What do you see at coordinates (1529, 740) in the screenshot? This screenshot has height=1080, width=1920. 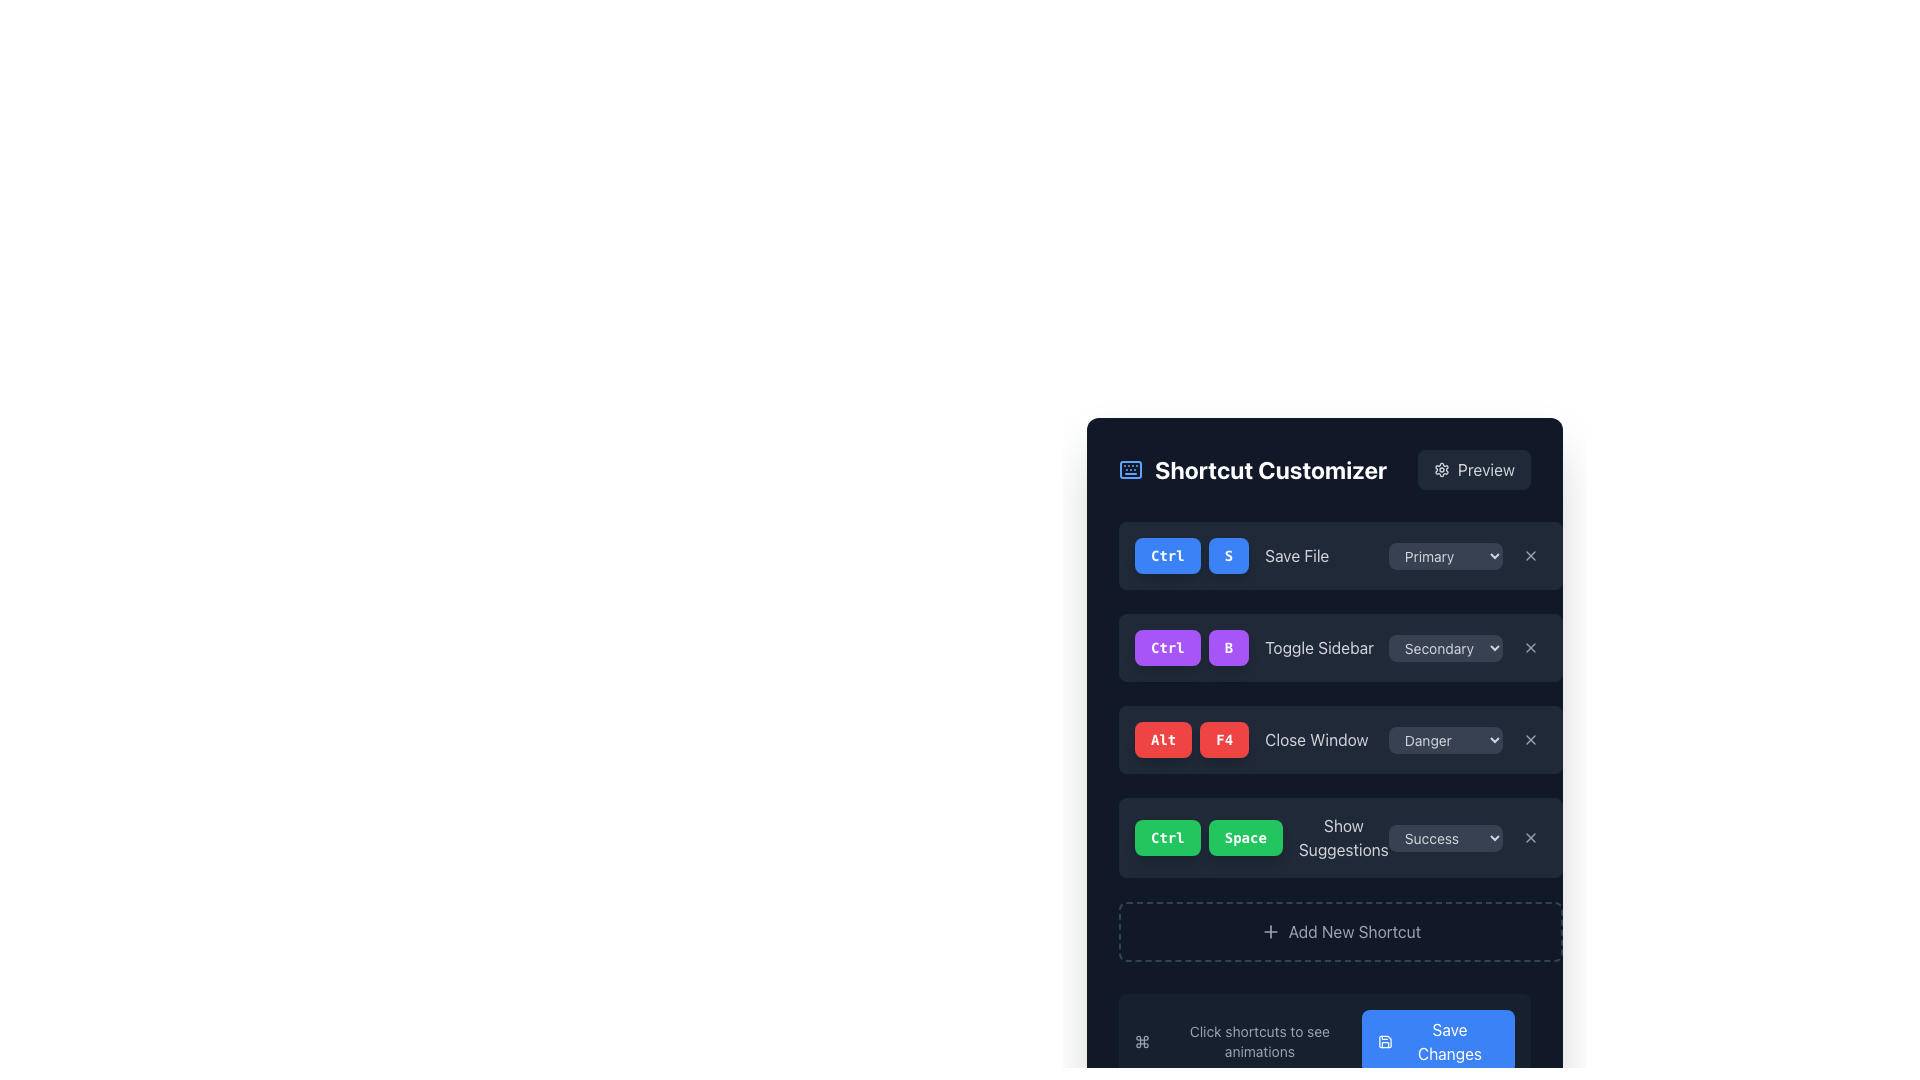 I see `the icon button located to the right of the 'Danger' dropdown menu in the third row labeled 'Close Window'` at bounding box center [1529, 740].